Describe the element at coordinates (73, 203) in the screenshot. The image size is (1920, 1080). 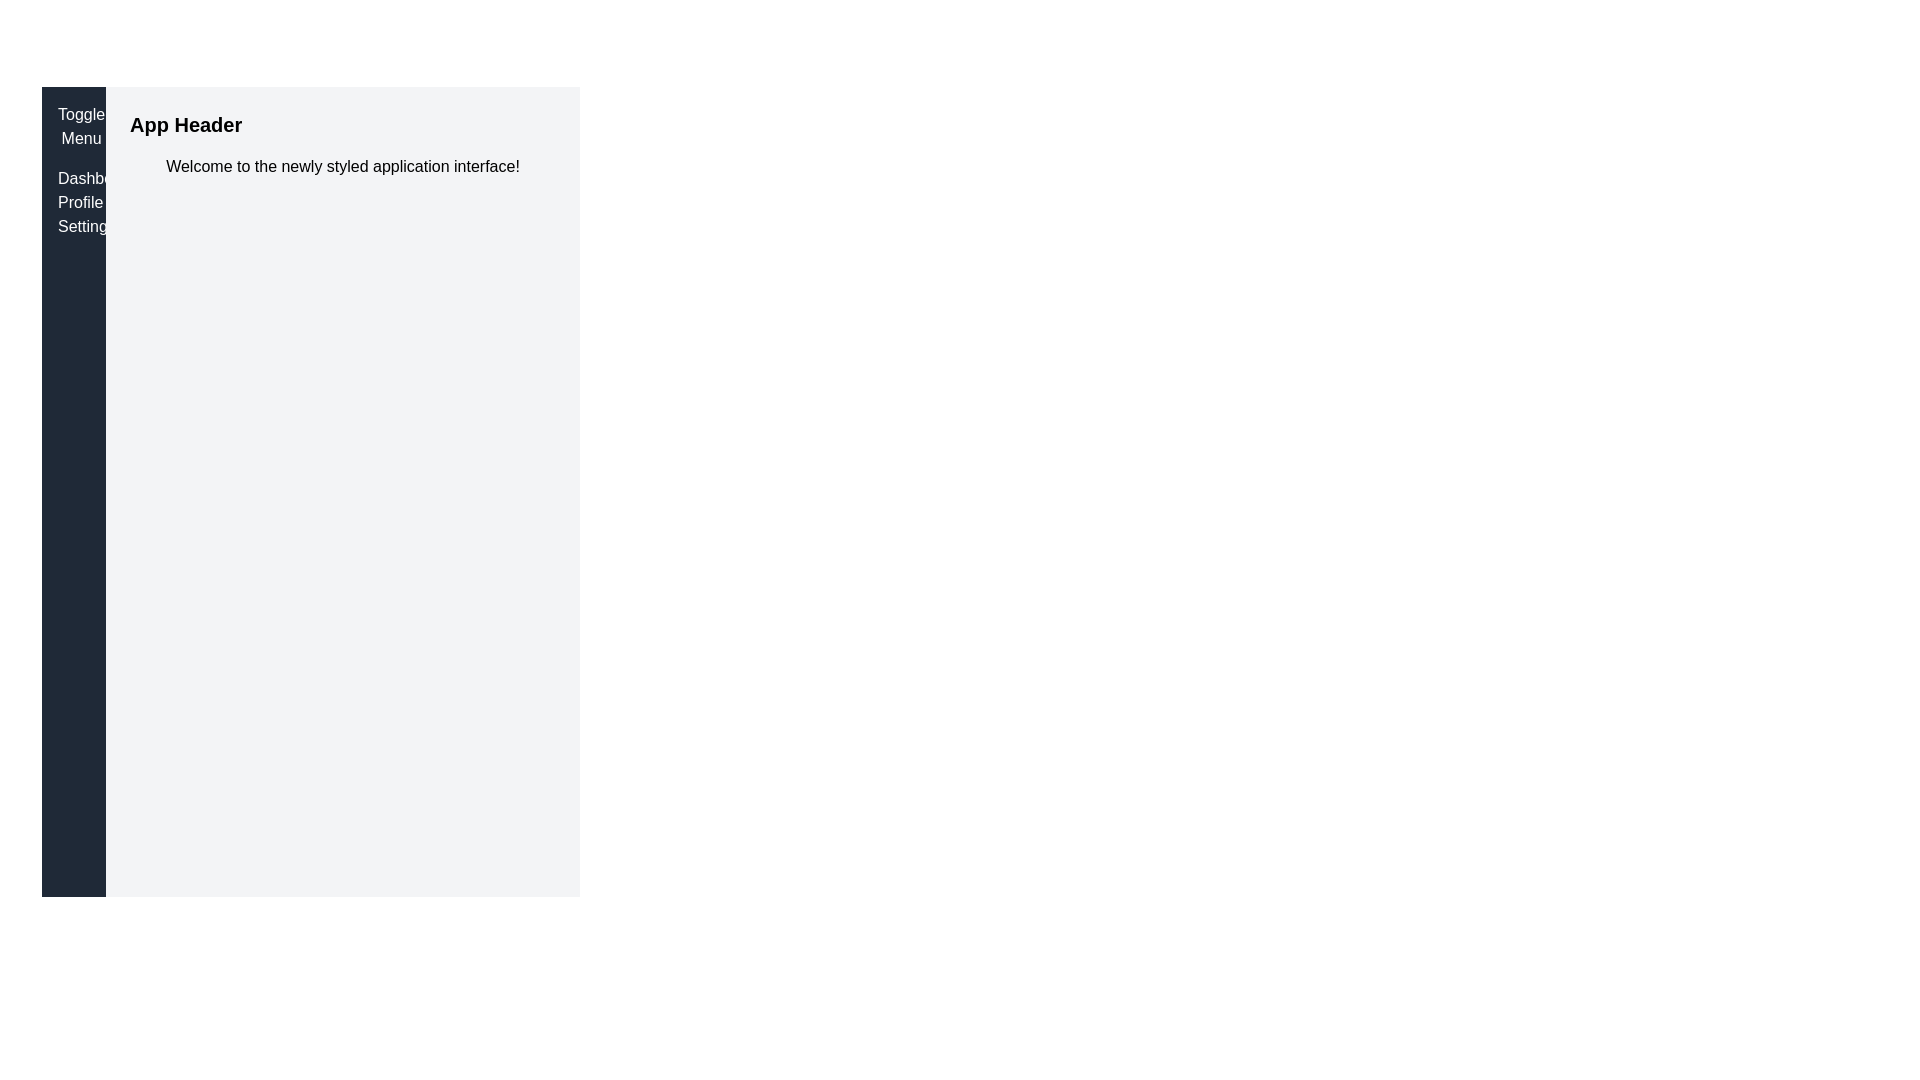
I see `the 'Profile' navigation label, which is the second item in the sidebar stack` at that location.